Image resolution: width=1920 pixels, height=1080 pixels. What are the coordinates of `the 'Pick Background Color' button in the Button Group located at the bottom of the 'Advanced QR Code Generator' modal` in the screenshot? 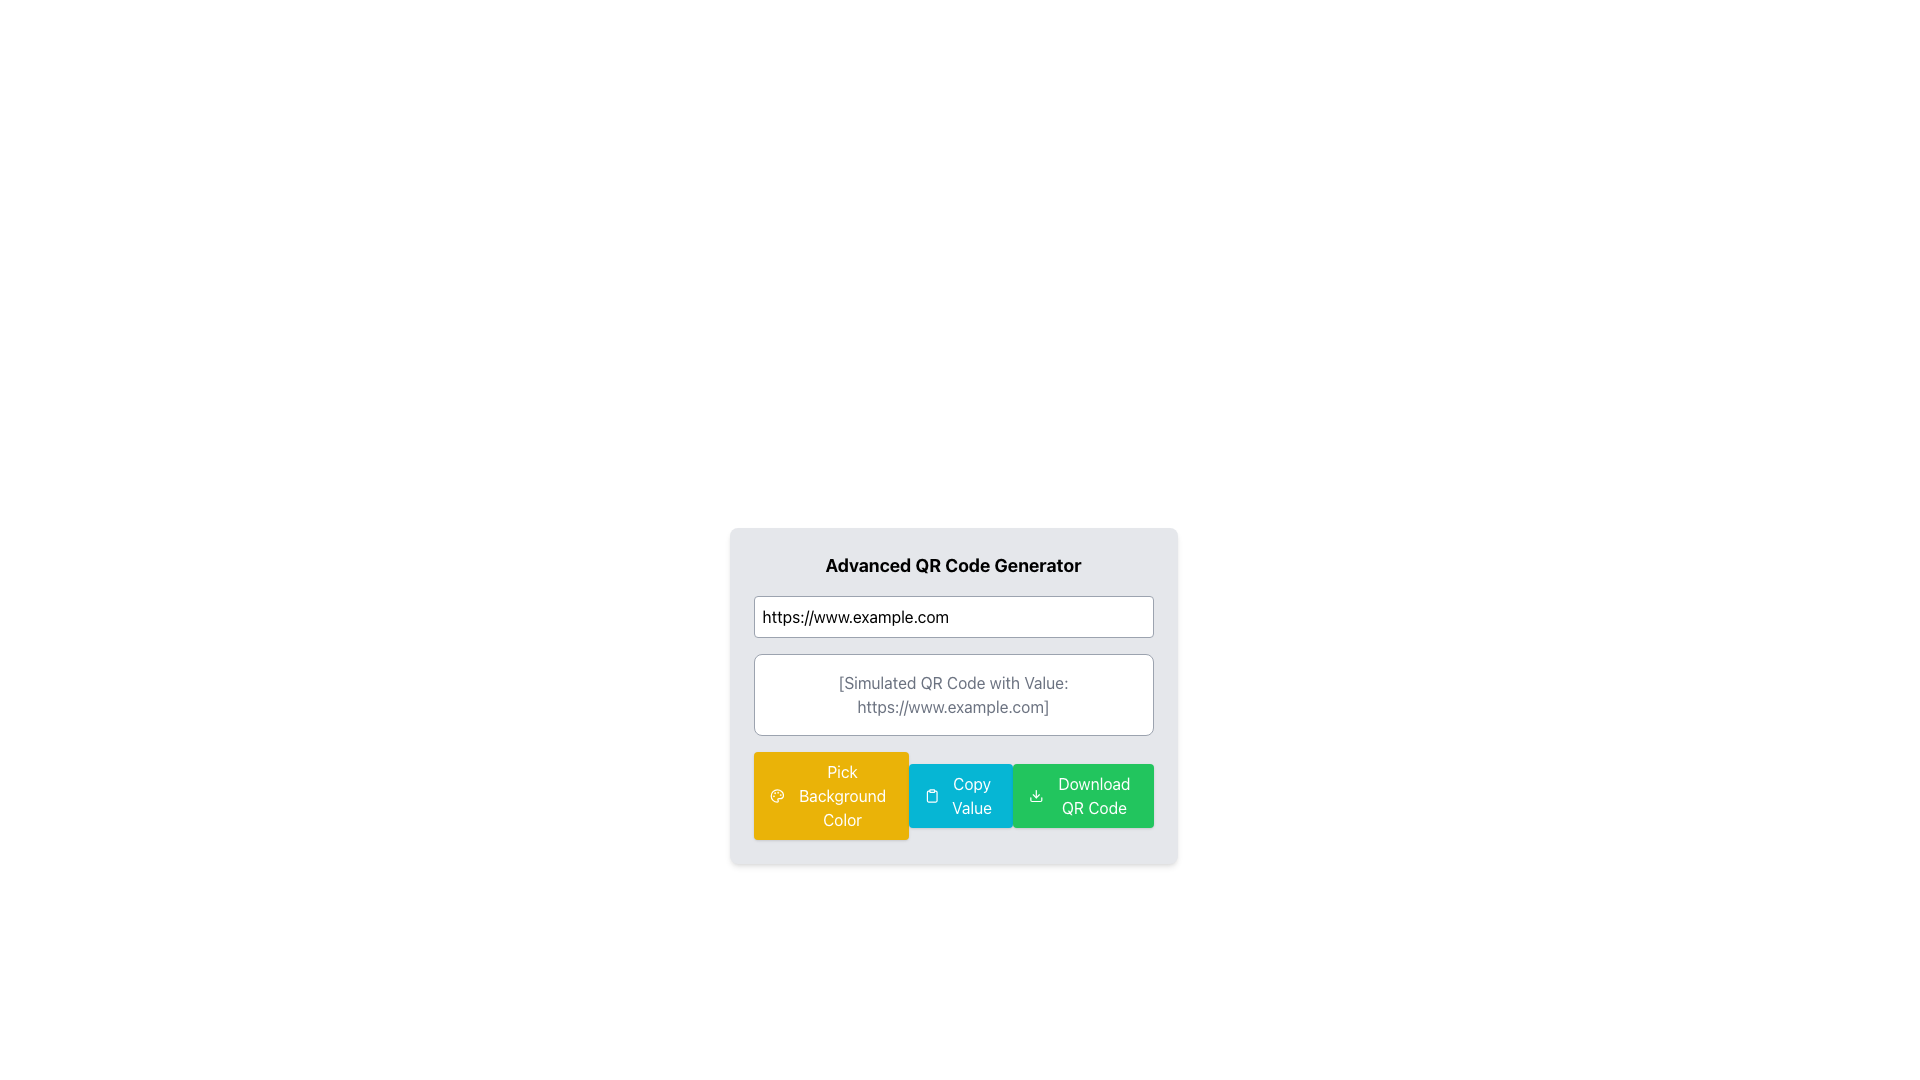 It's located at (952, 794).